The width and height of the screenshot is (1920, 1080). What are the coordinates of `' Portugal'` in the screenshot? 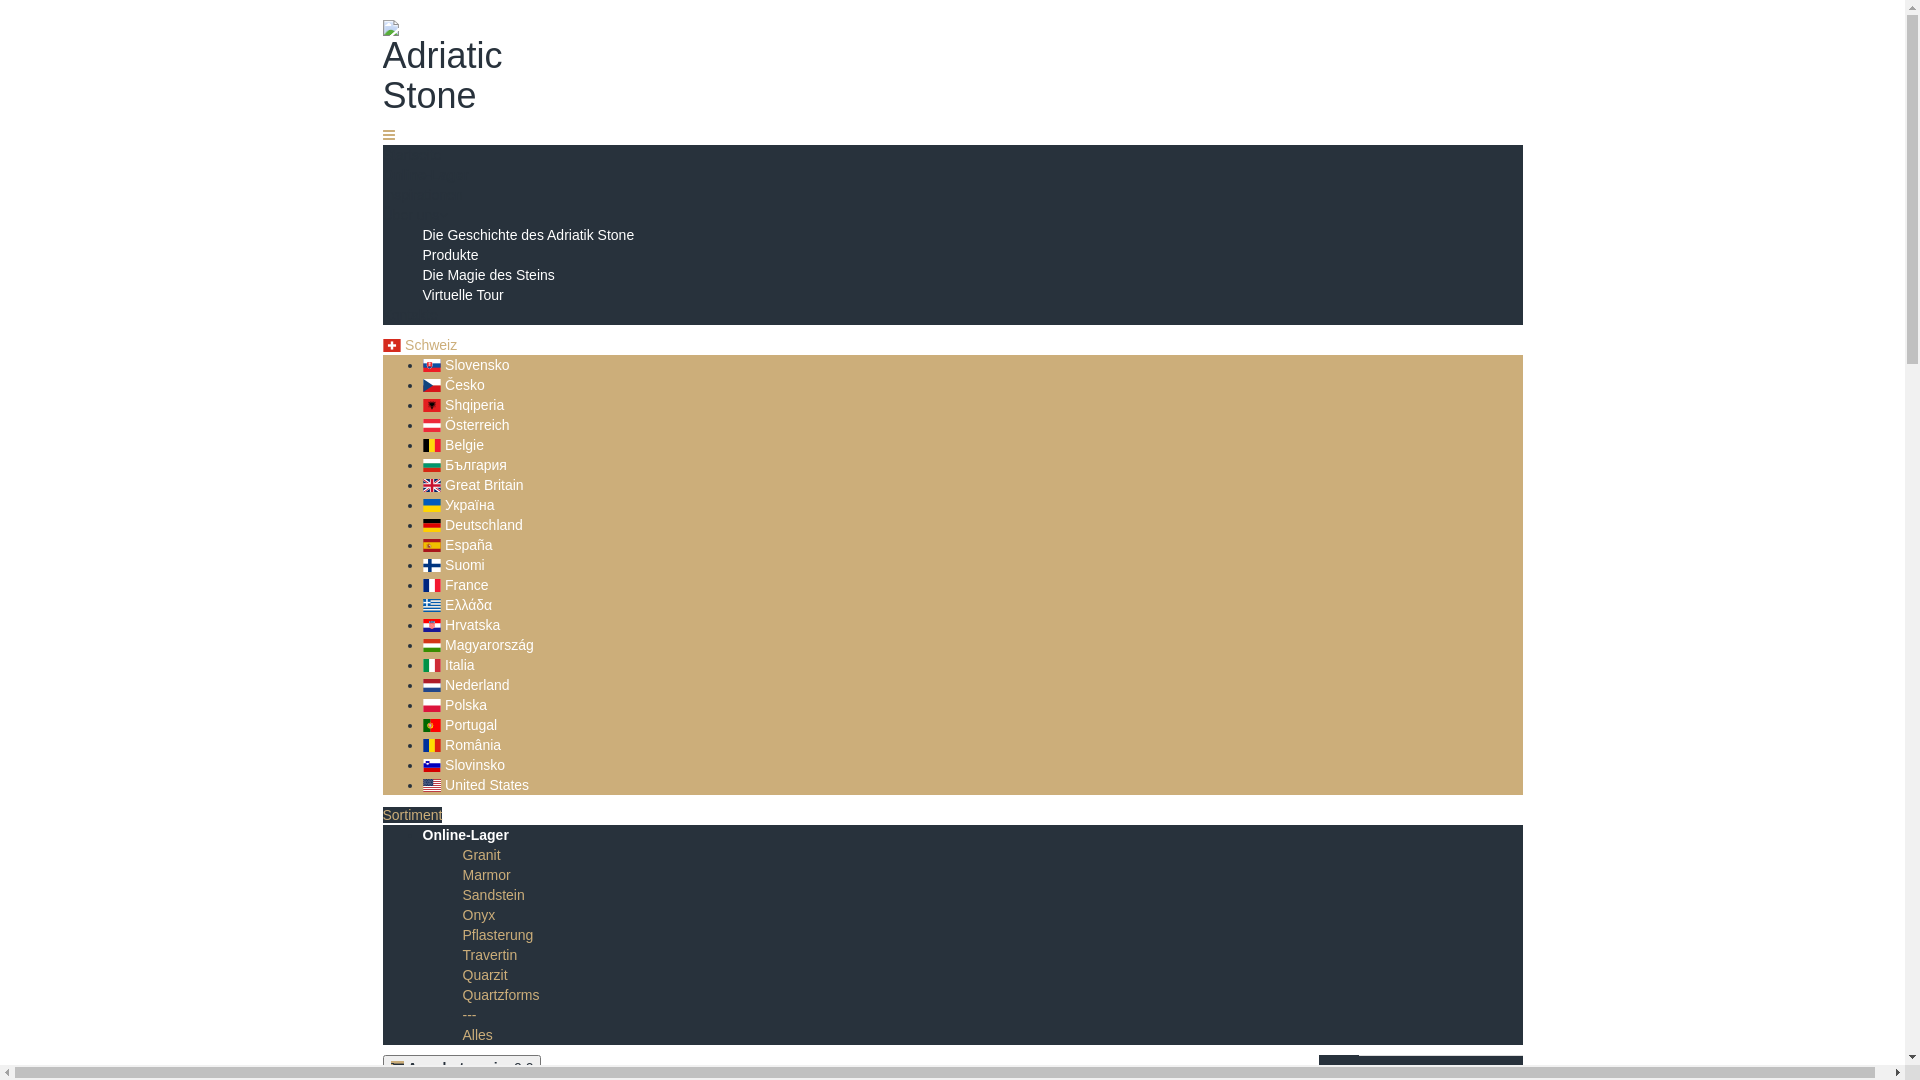 It's located at (458, 725).